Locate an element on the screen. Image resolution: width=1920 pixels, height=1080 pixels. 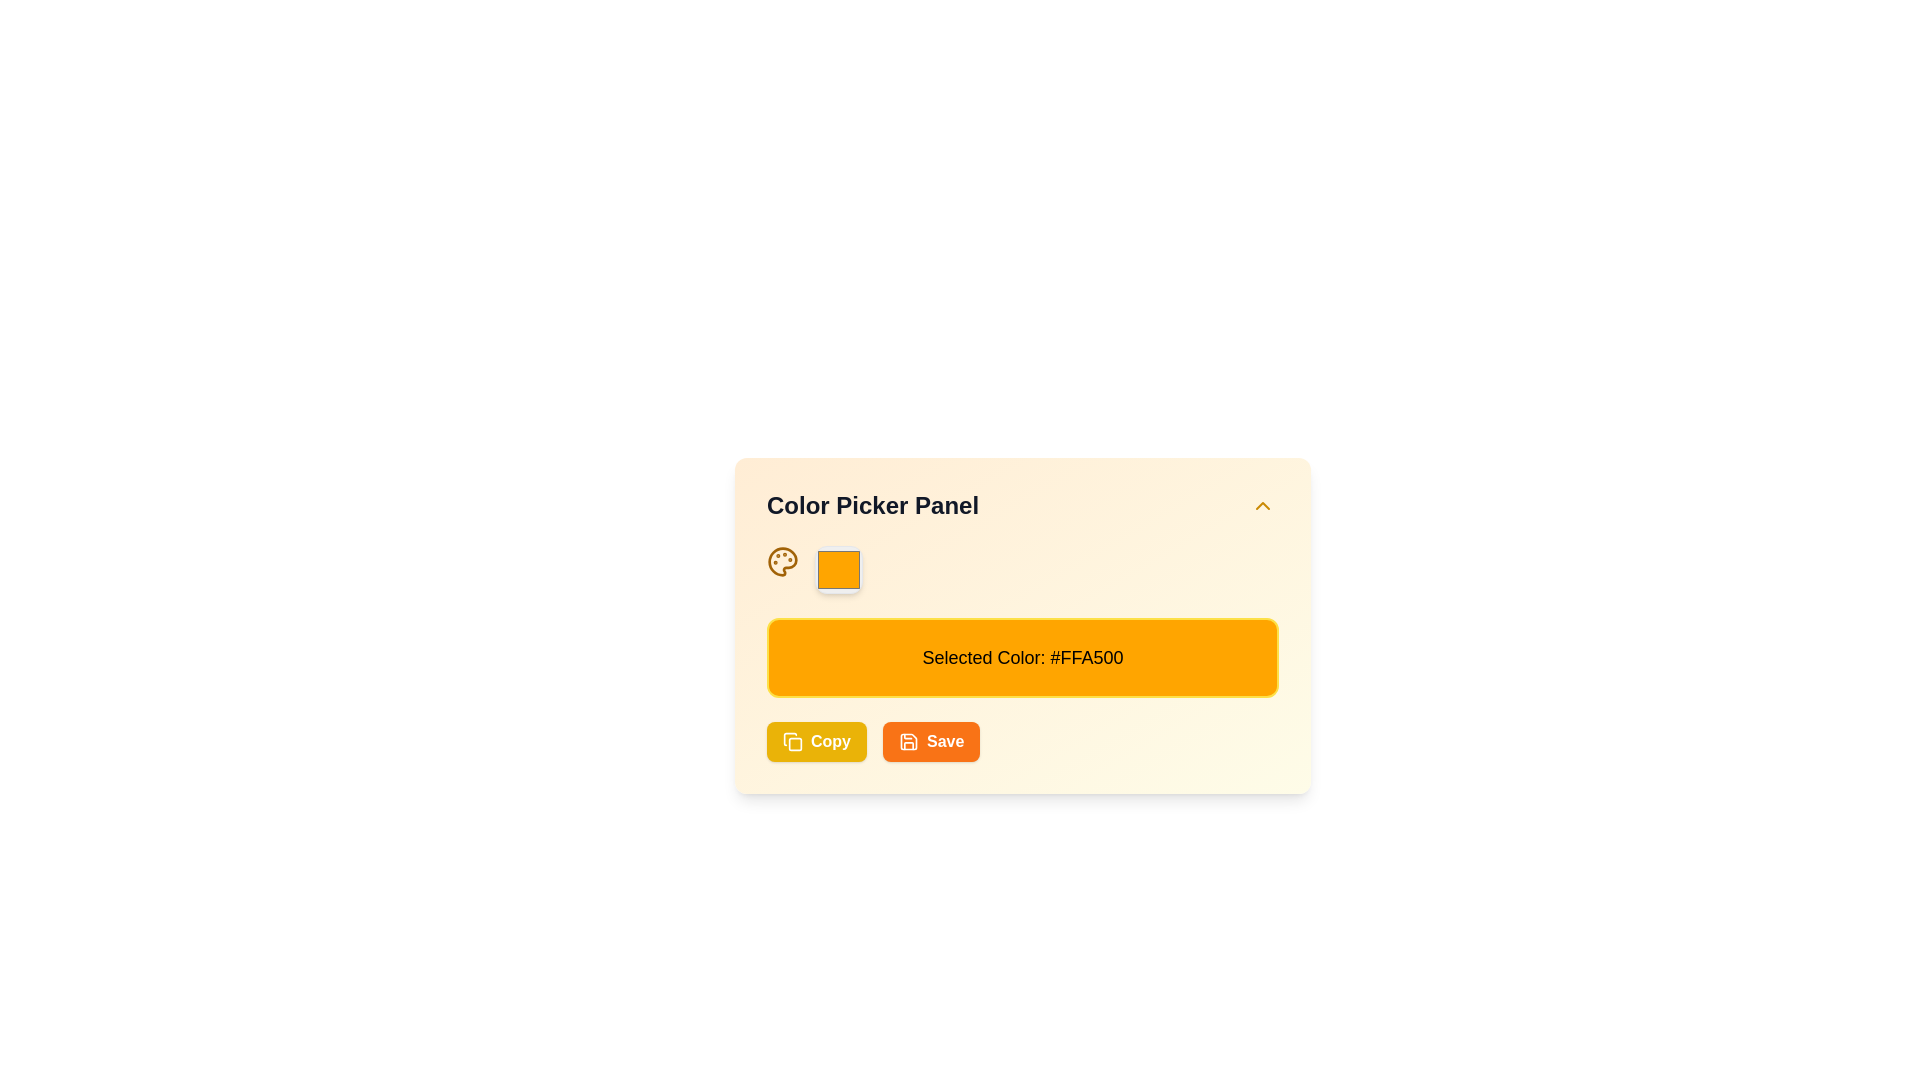
the 'Save' button located in the lower-right corner of the color selection panel is located at coordinates (944, 741).